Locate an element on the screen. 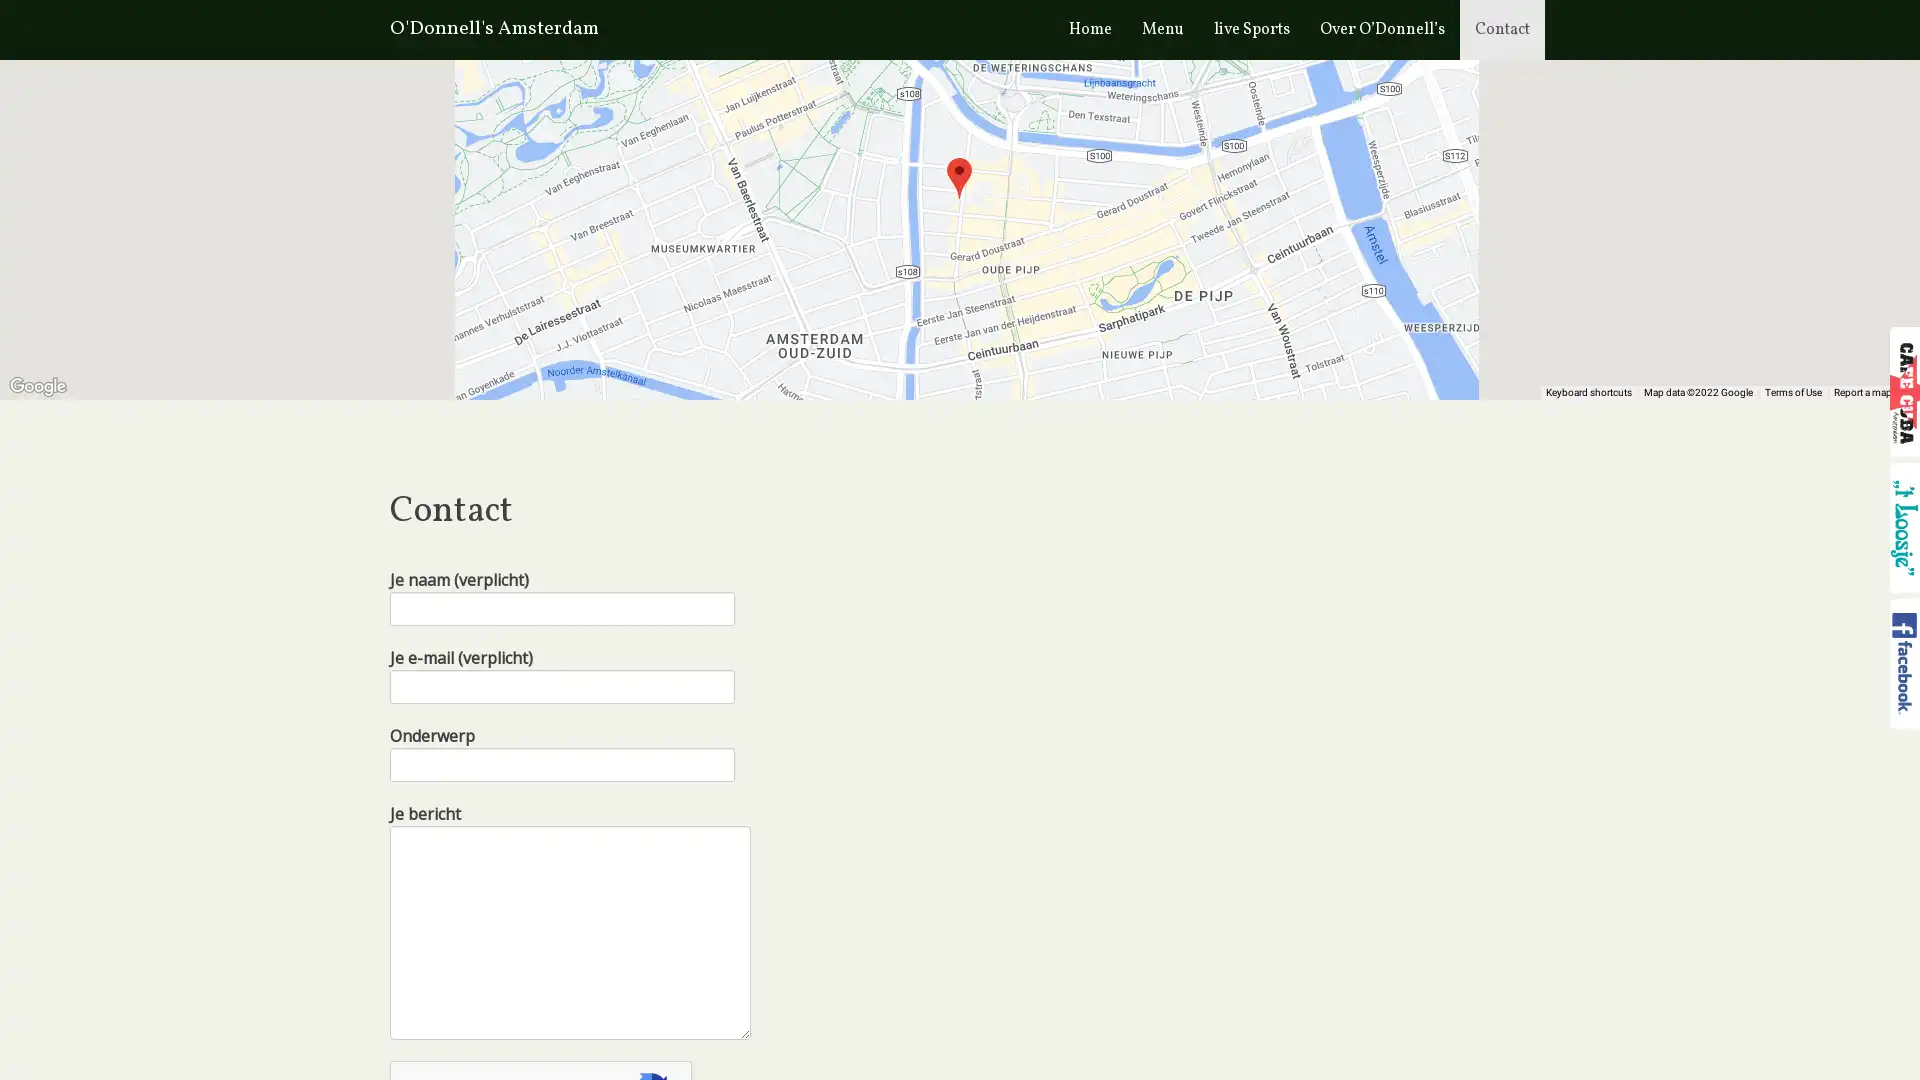 Image resolution: width=1920 pixels, height=1080 pixels. Keyboard shortcuts is located at coordinates (1587, 393).